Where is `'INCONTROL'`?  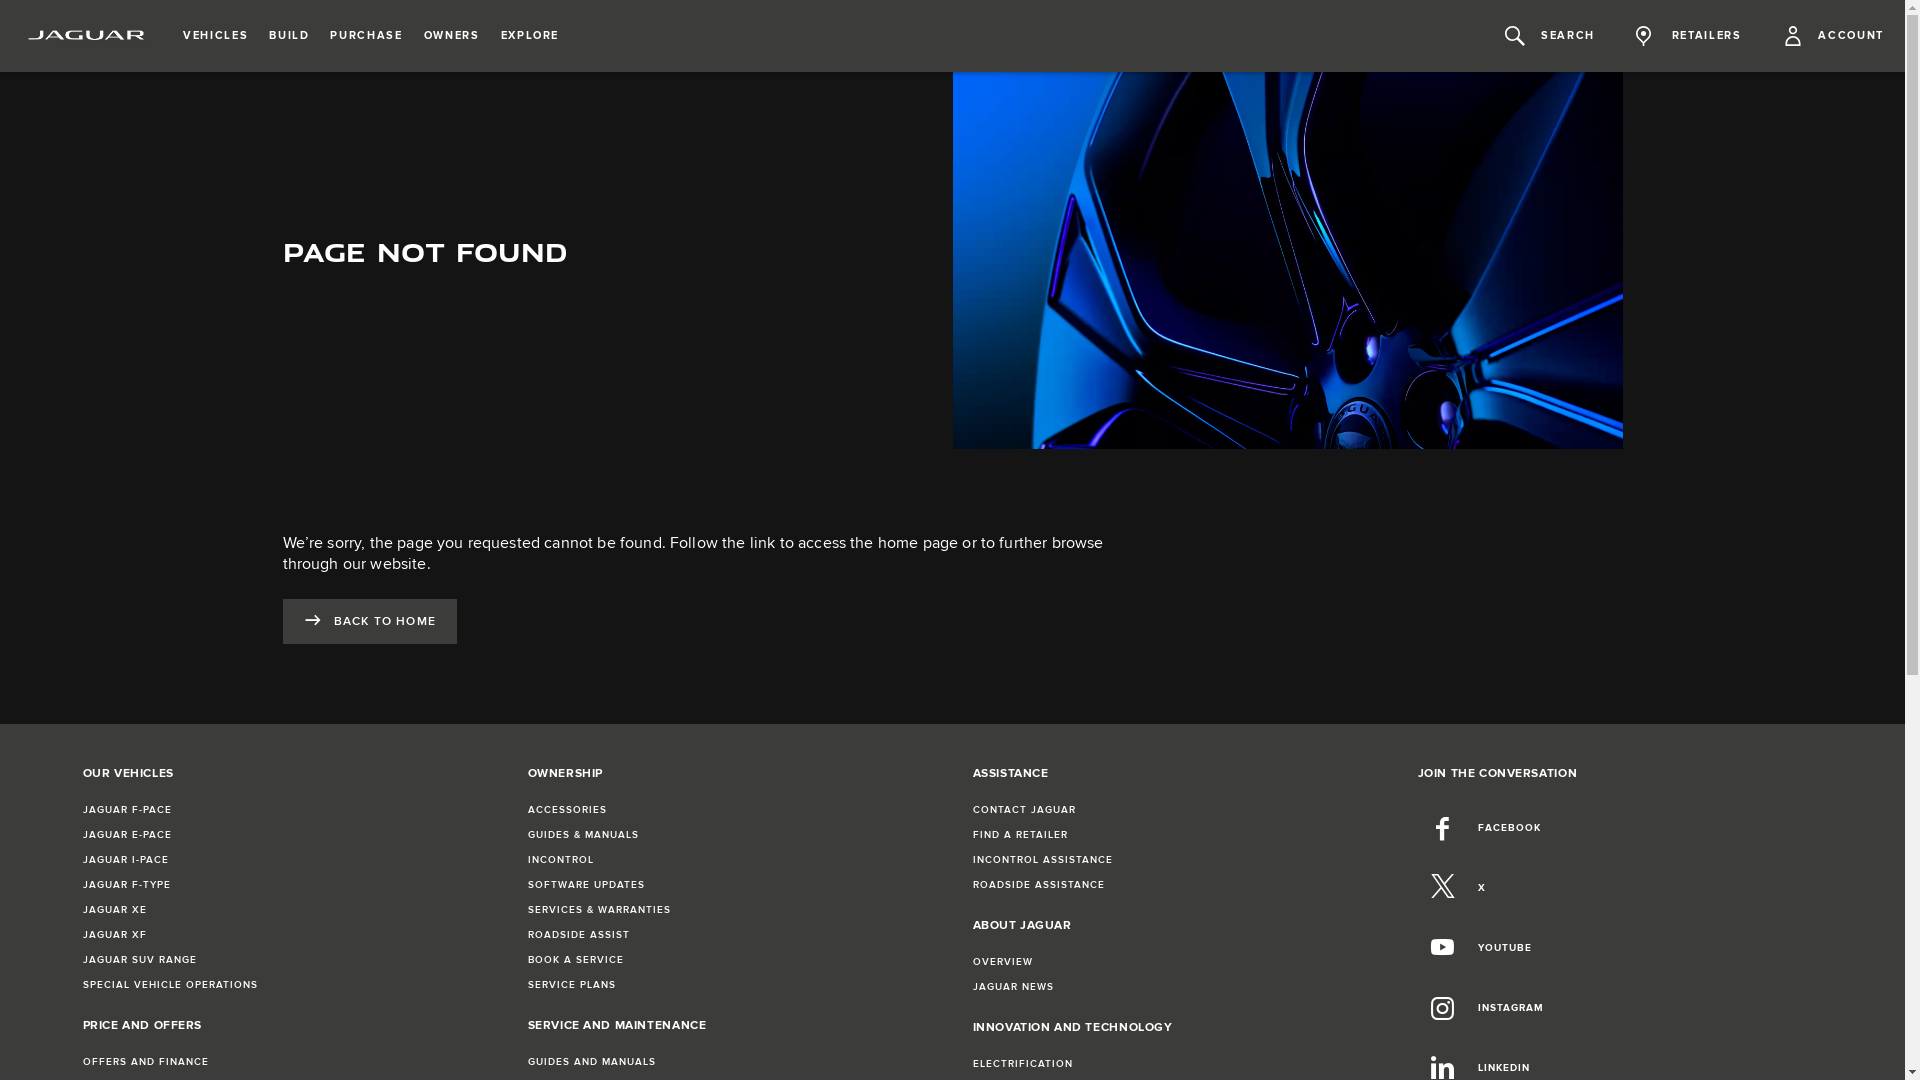
'INCONTROL' is located at coordinates (560, 859).